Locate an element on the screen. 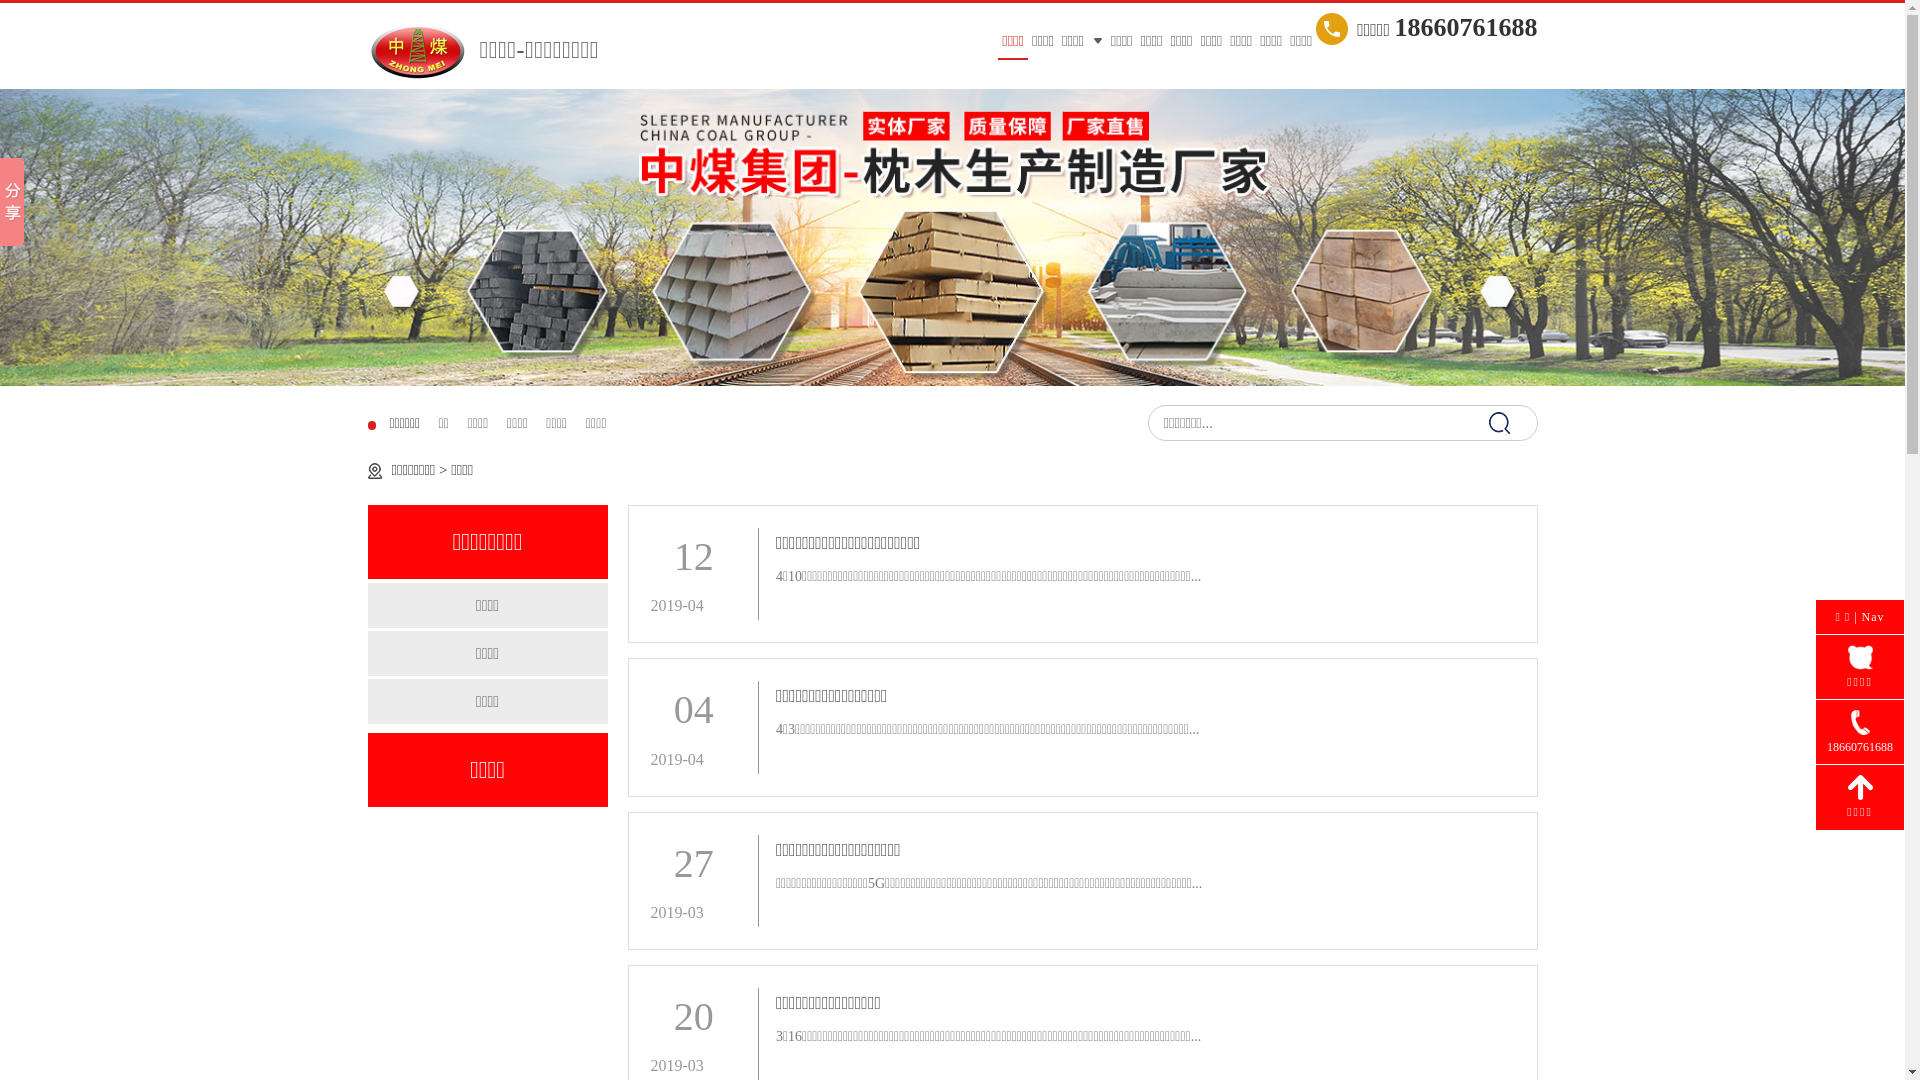  '18660761688' is located at coordinates (1859, 732).